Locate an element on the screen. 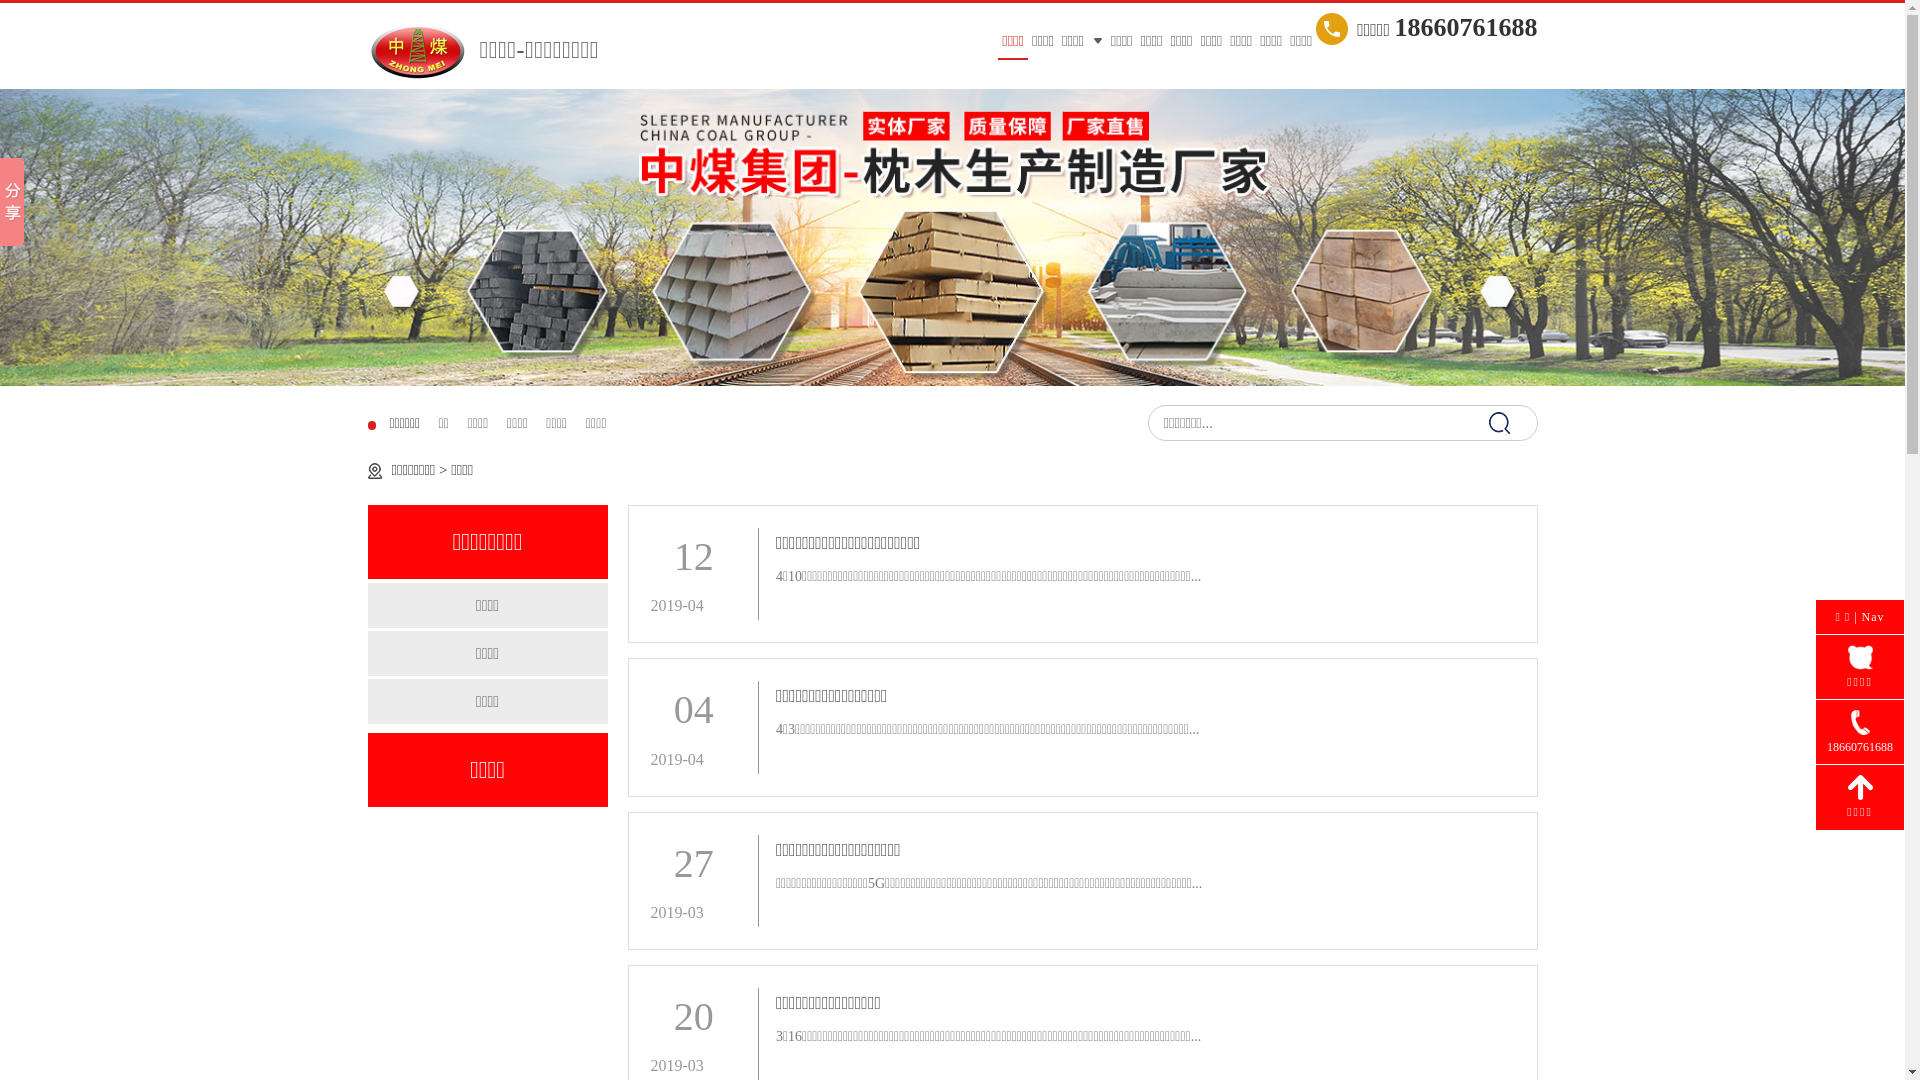  '18660761688' is located at coordinates (1859, 732).